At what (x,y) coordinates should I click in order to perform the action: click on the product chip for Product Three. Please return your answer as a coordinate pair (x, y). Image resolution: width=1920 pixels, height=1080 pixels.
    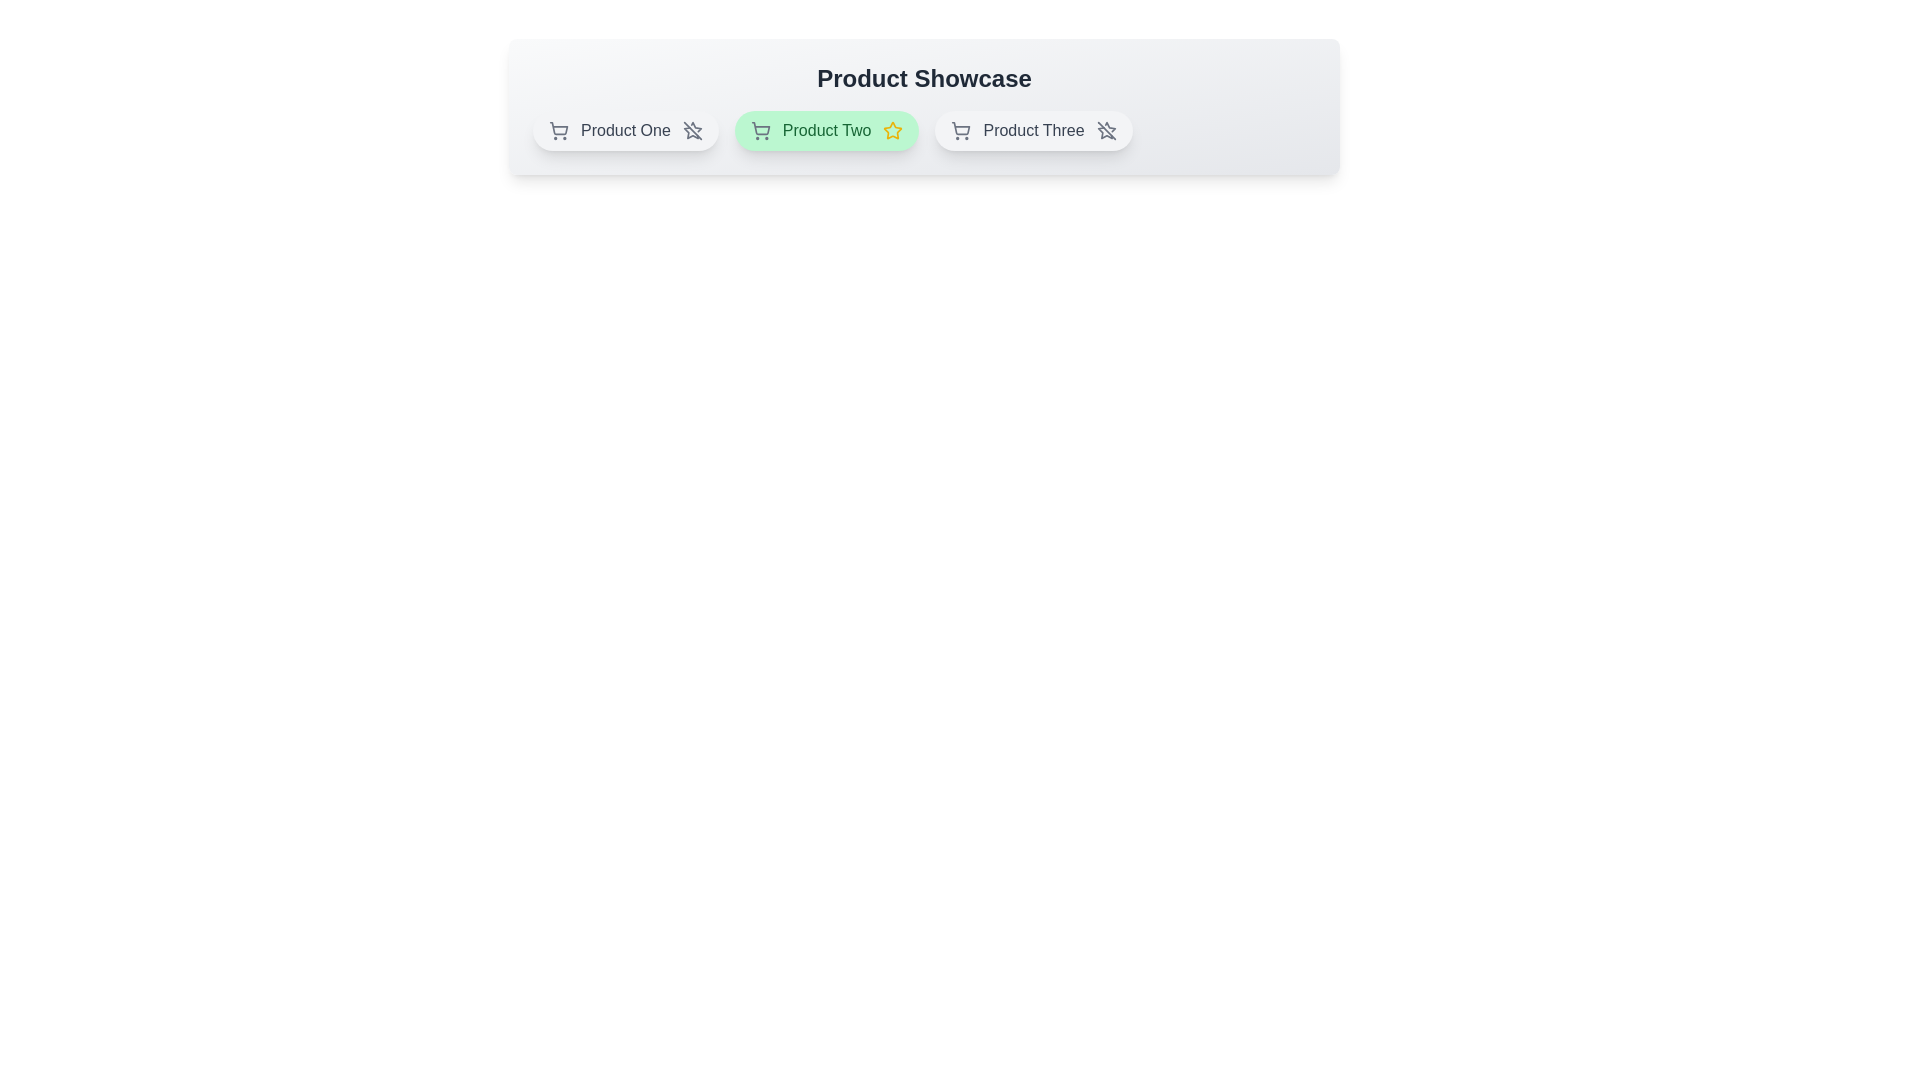
    Looking at the image, I should click on (1033, 131).